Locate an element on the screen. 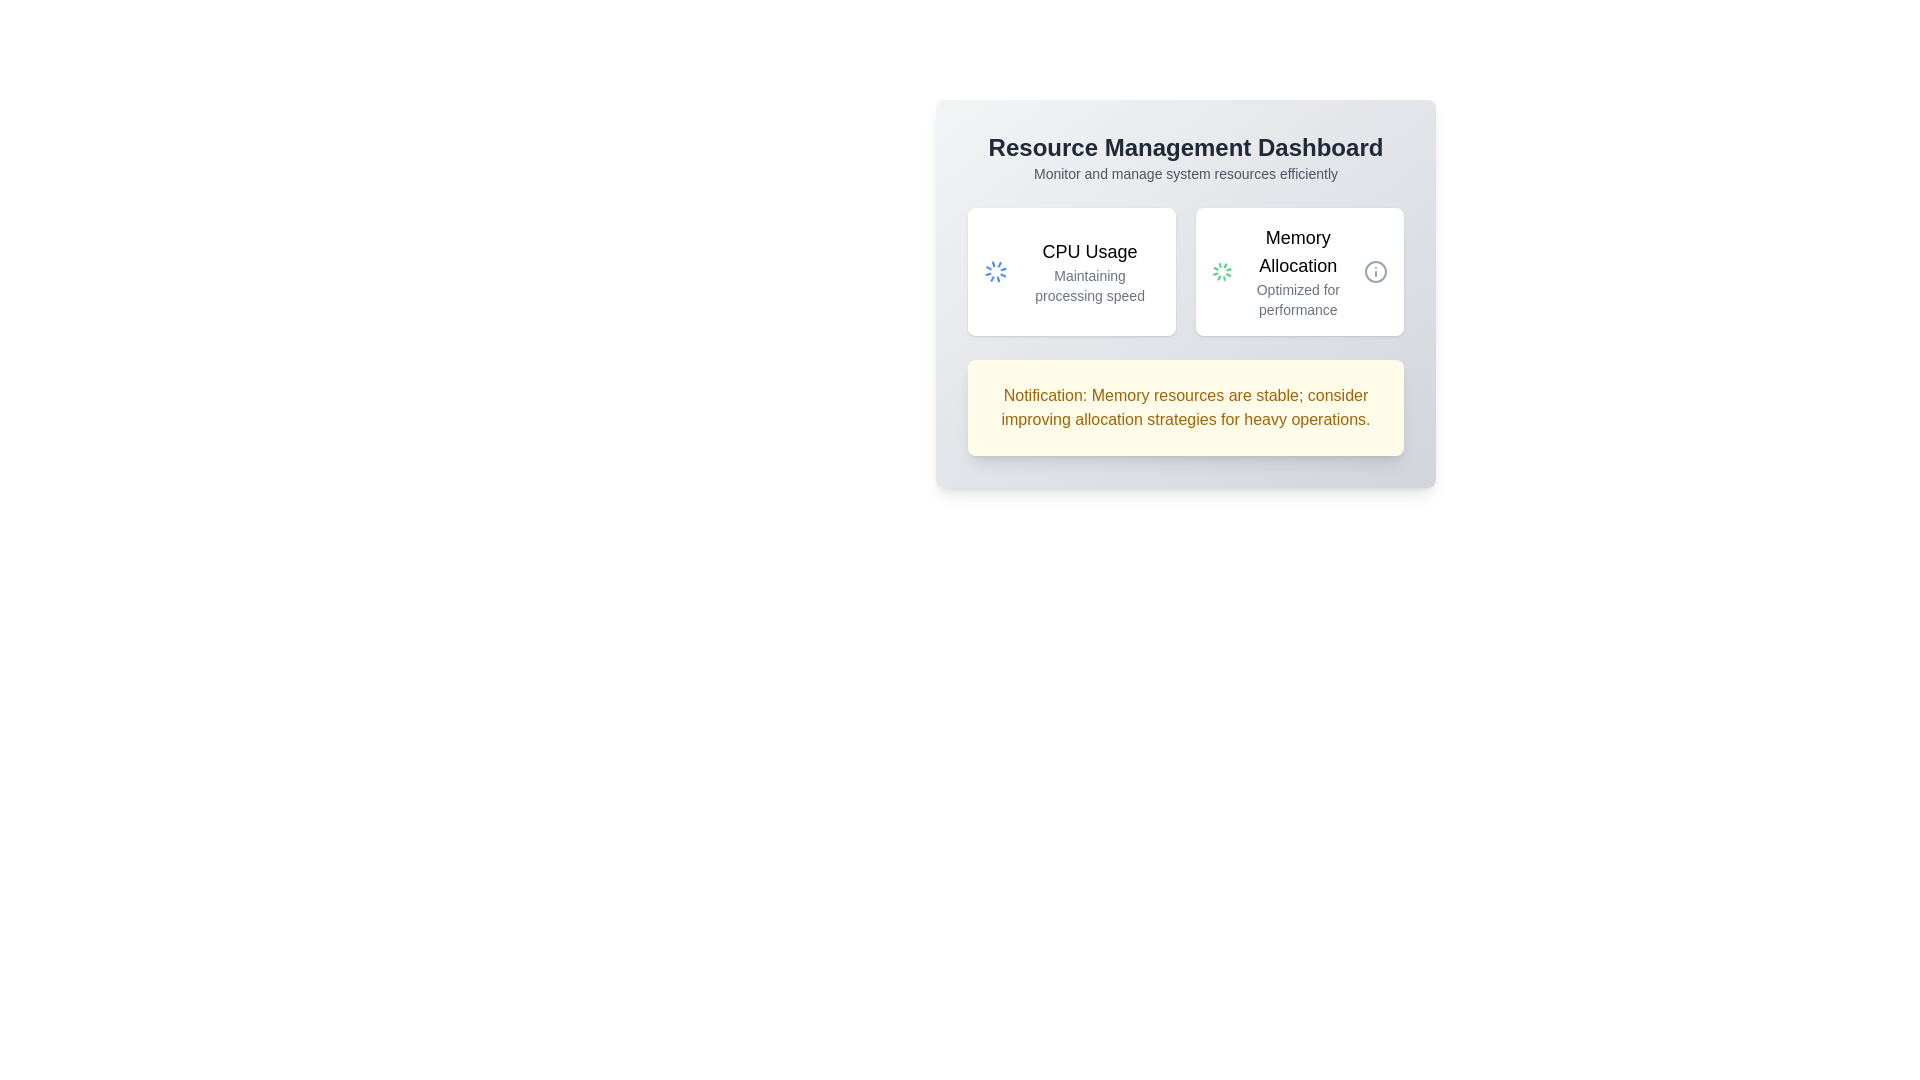 This screenshot has height=1080, width=1920. the notification text label that displays 'Notification: Memory resources are stable; consider improving allocation strategies for heavy operations.' is located at coordinates (1185, 407).